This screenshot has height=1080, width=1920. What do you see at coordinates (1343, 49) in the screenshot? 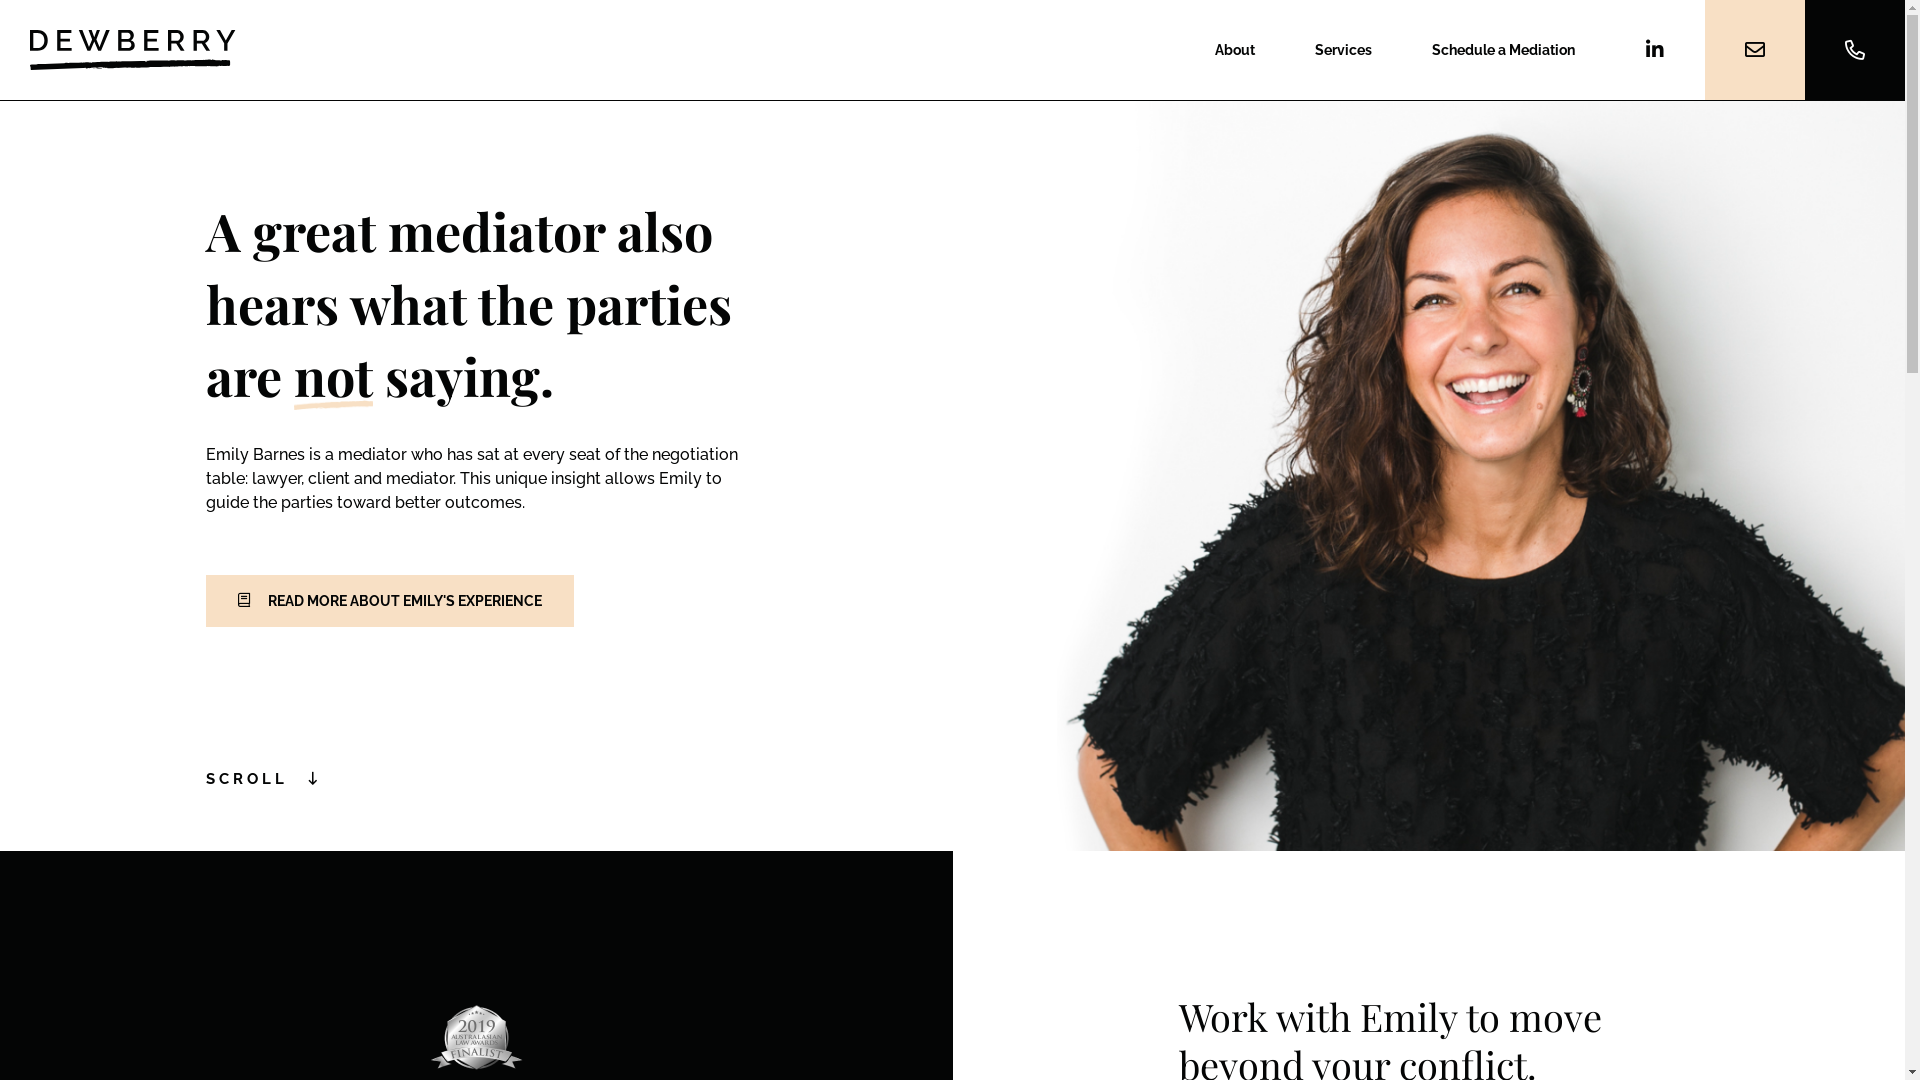
I see `'Services'` at bounding box center [1343, 49].